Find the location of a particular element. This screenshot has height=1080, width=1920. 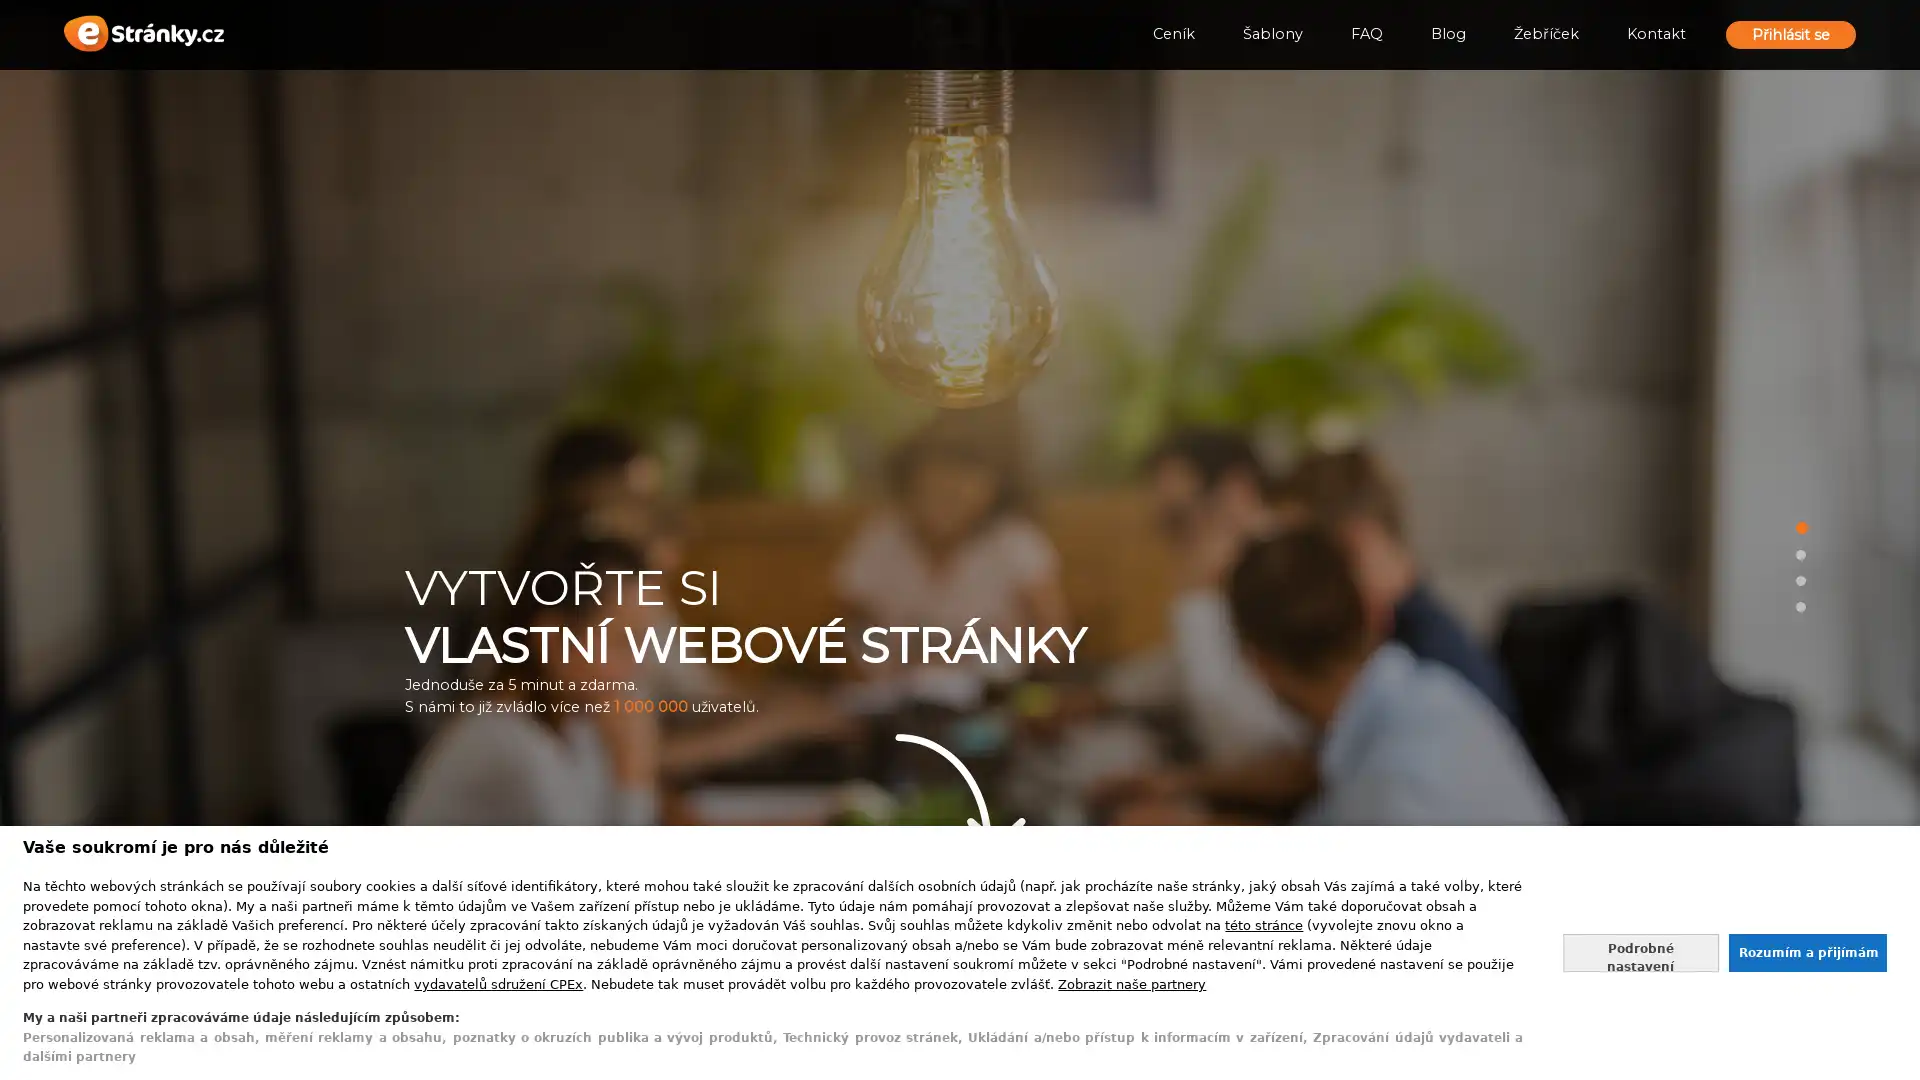

Zobrazit nase partnery is located at coordinates (1132, 982).